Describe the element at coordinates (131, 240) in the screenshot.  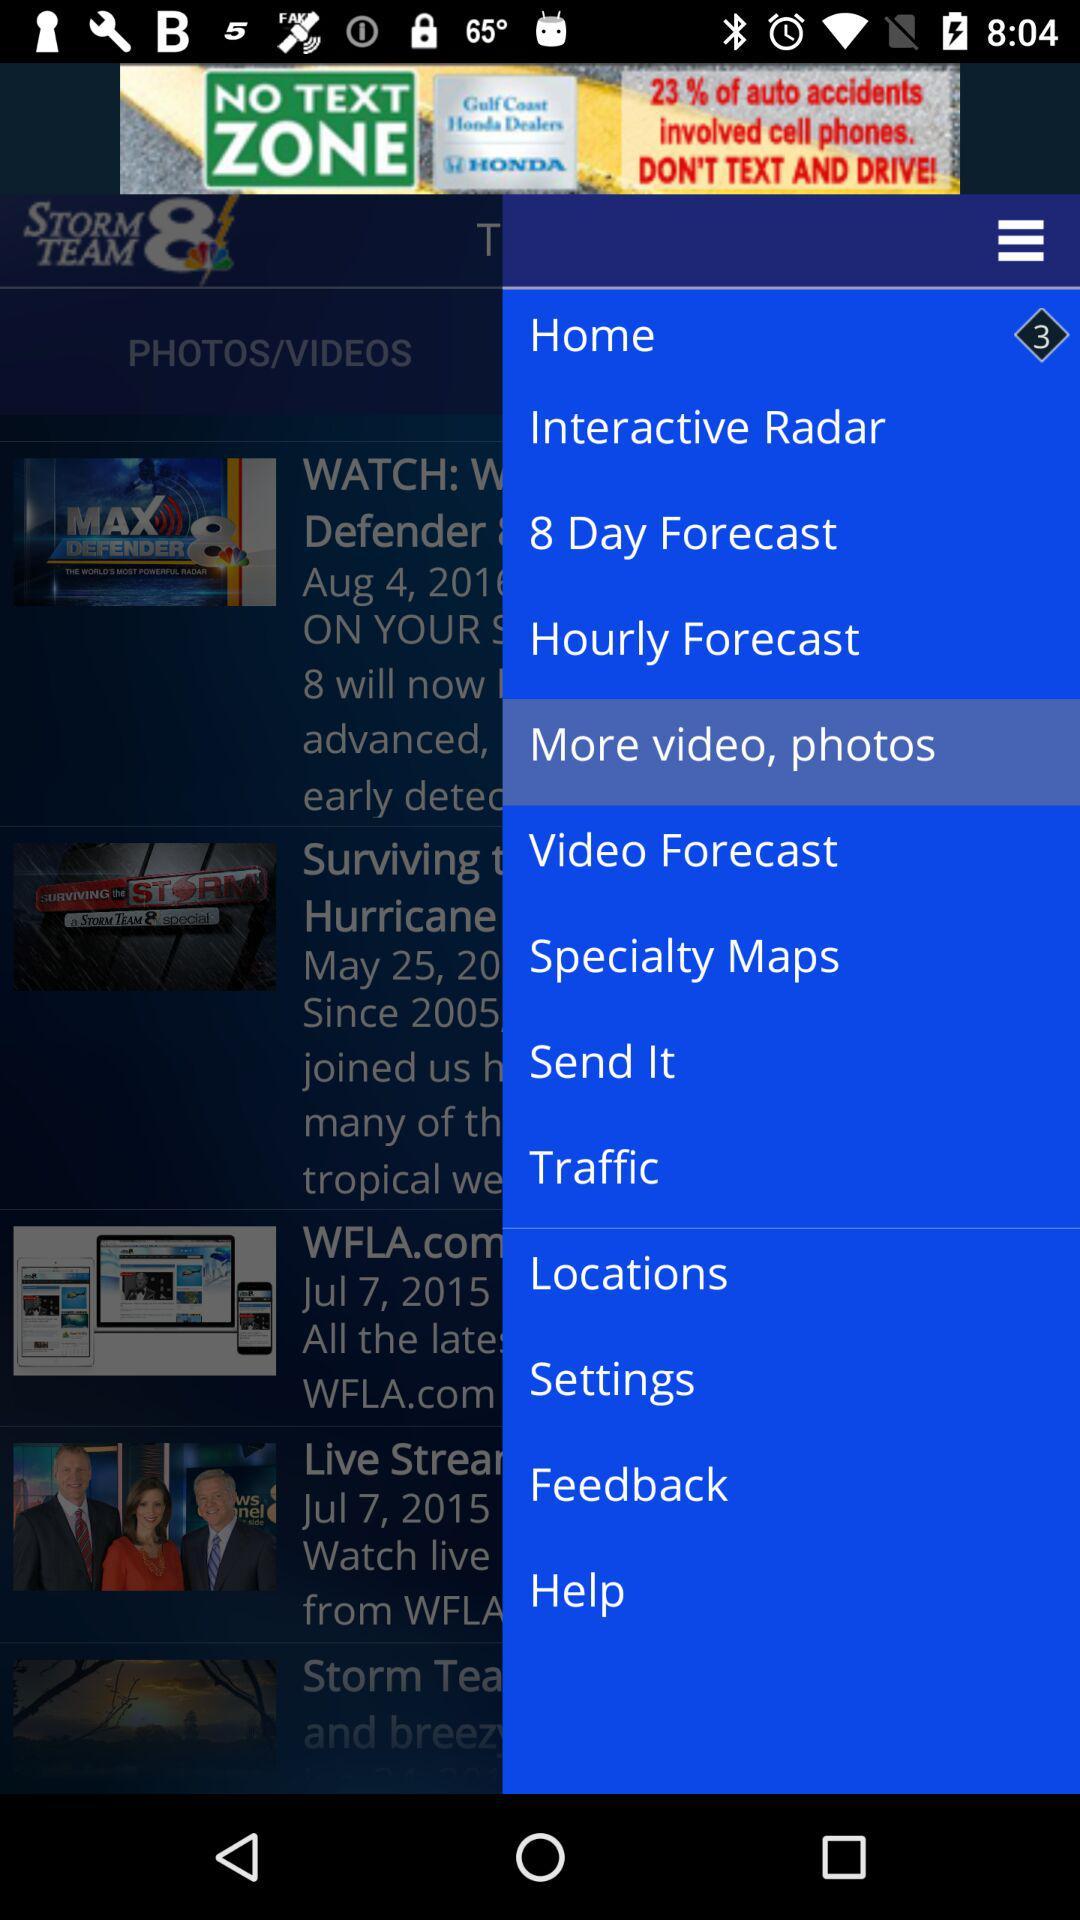
I see `site homepage` at that location.